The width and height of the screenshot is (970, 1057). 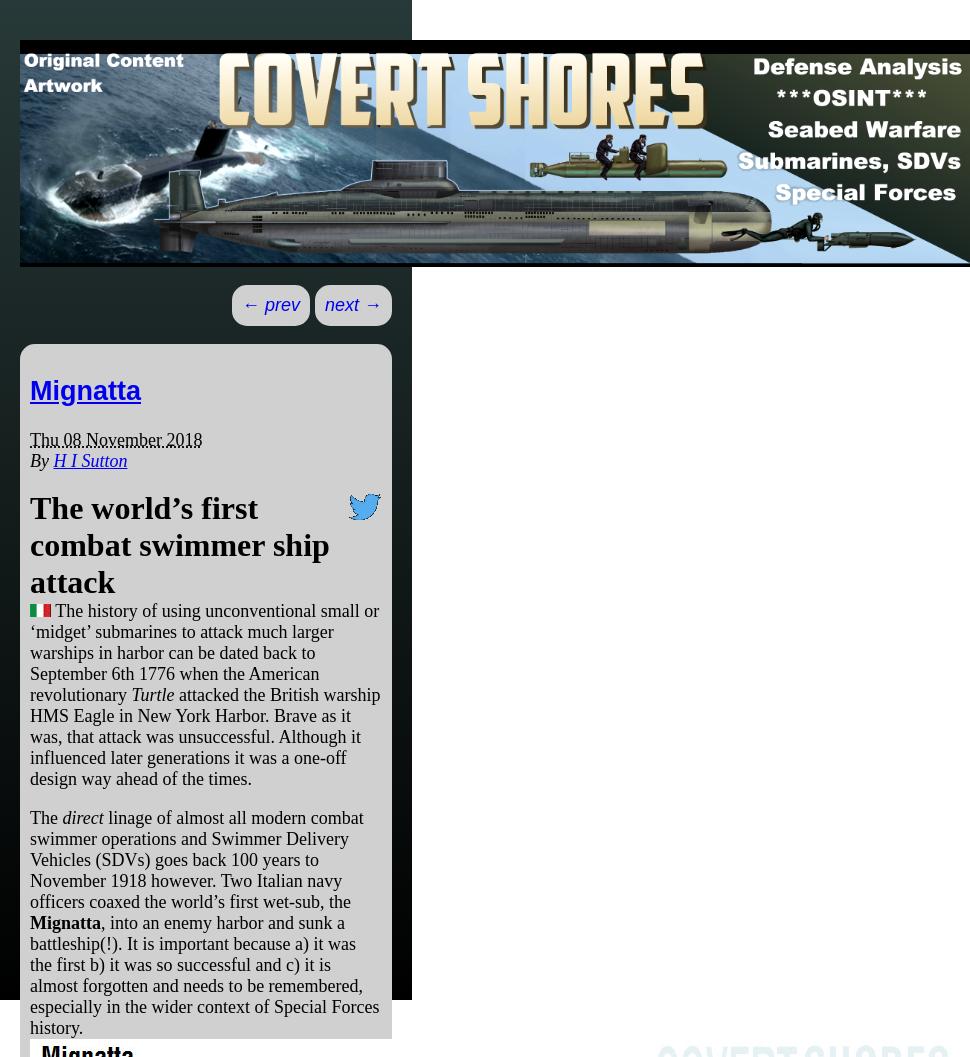 I want to click on 'direct', so click(x=81, y=816).